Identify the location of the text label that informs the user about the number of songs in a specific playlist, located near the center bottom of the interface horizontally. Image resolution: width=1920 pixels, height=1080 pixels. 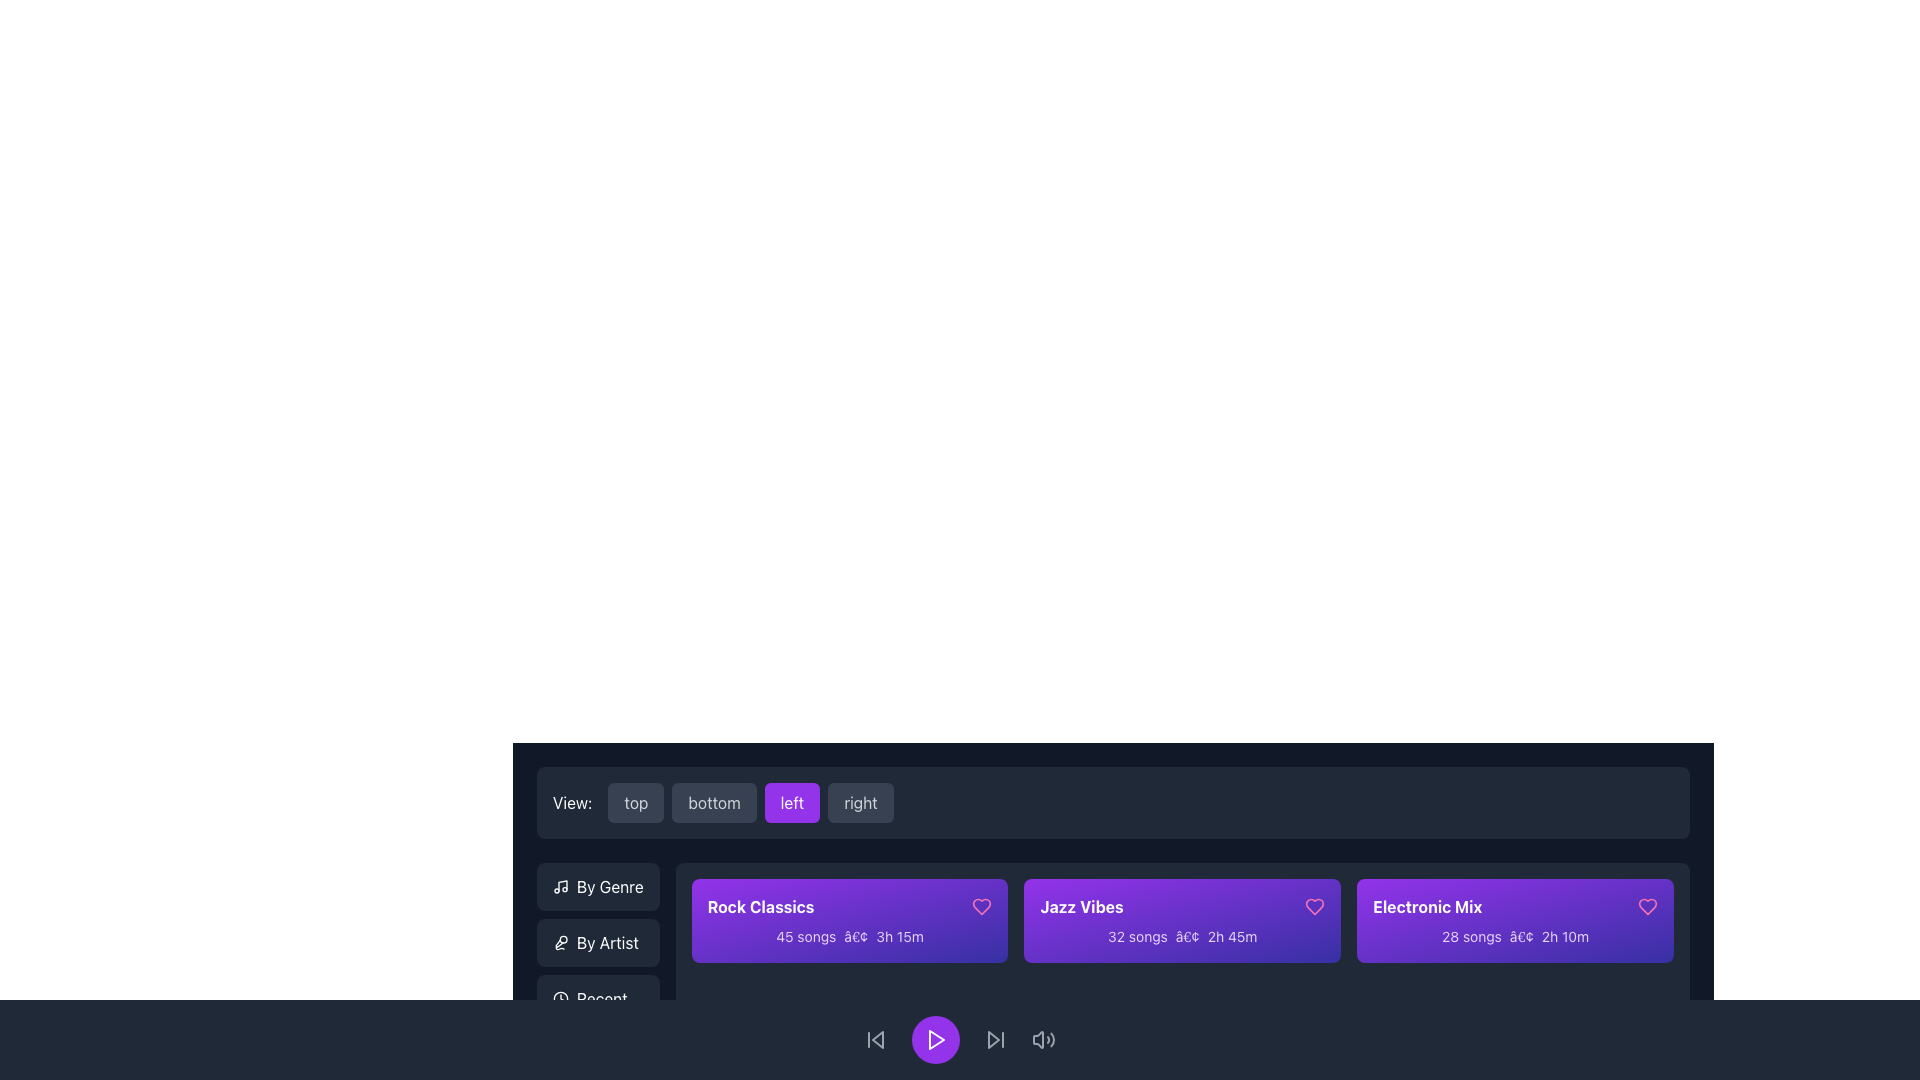
(1471, 936).